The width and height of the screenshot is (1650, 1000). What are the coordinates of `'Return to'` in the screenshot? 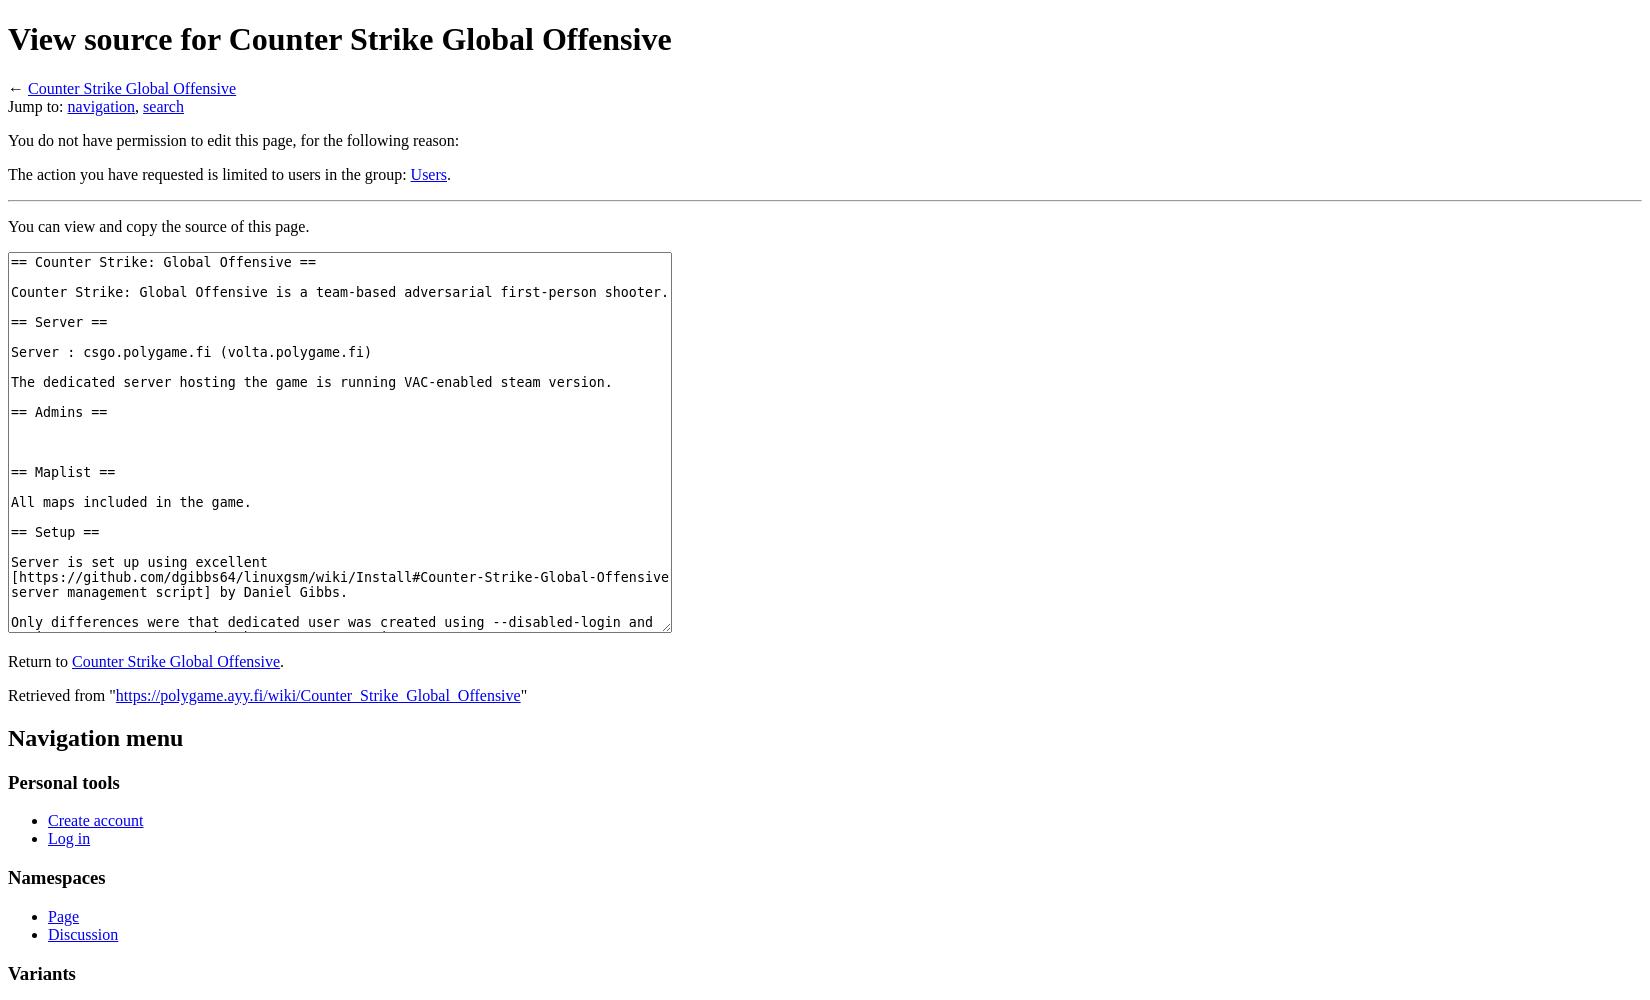 It's located at (7, 660).